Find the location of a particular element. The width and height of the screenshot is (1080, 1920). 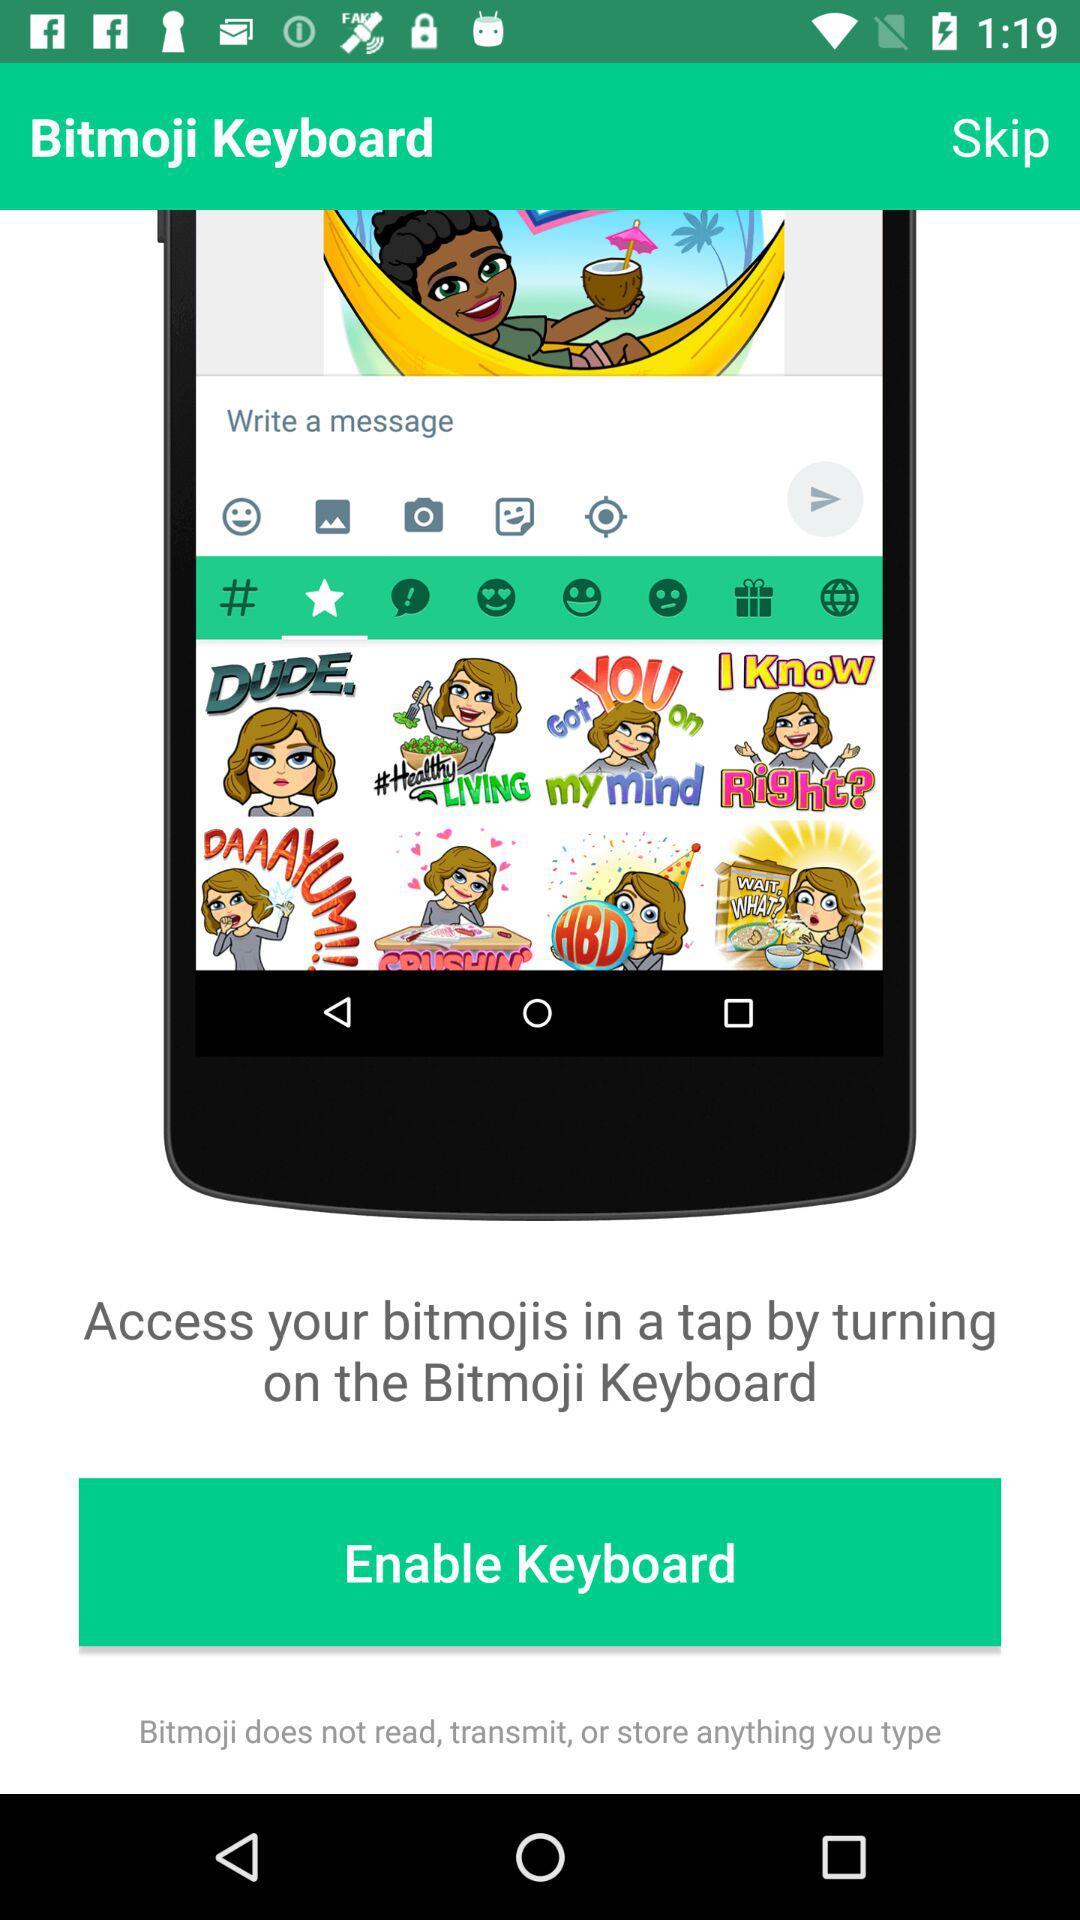

enable keyboard icon is located at coordinates (540, 1561).